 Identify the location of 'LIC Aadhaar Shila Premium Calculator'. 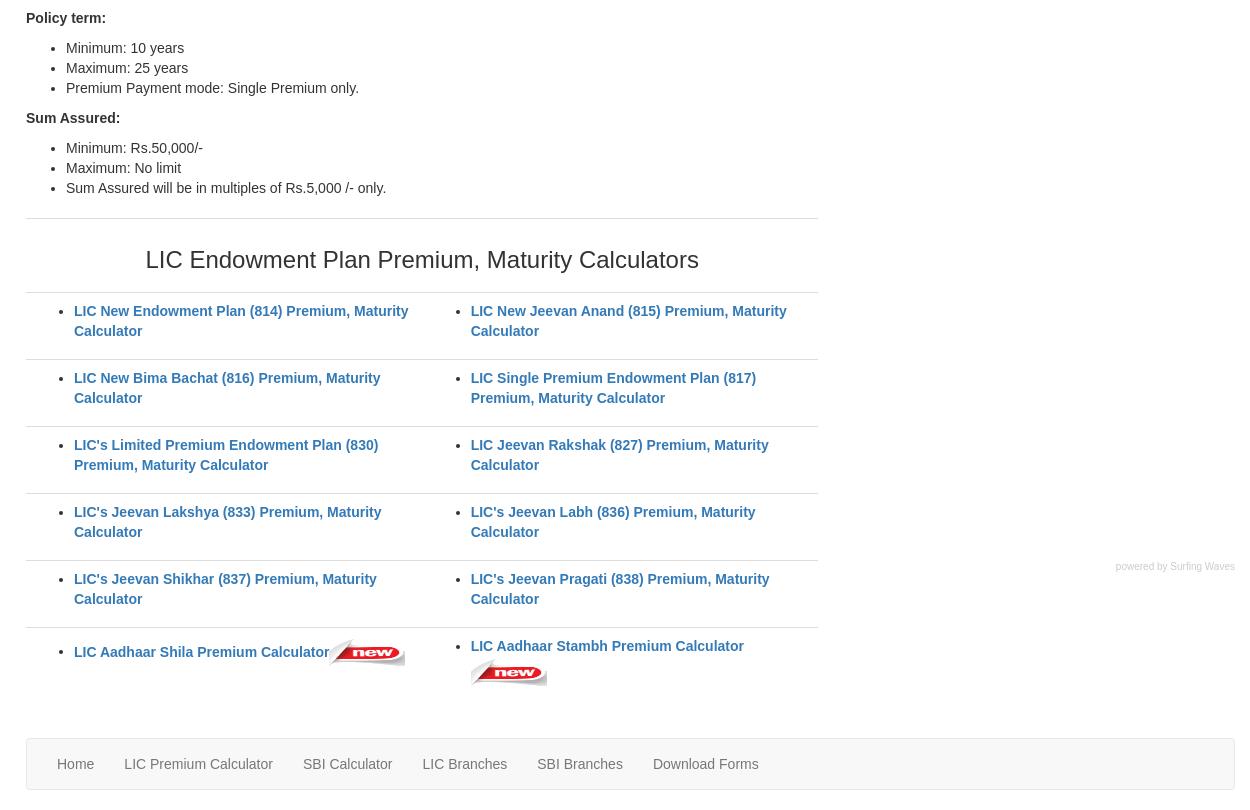
(200, 649).